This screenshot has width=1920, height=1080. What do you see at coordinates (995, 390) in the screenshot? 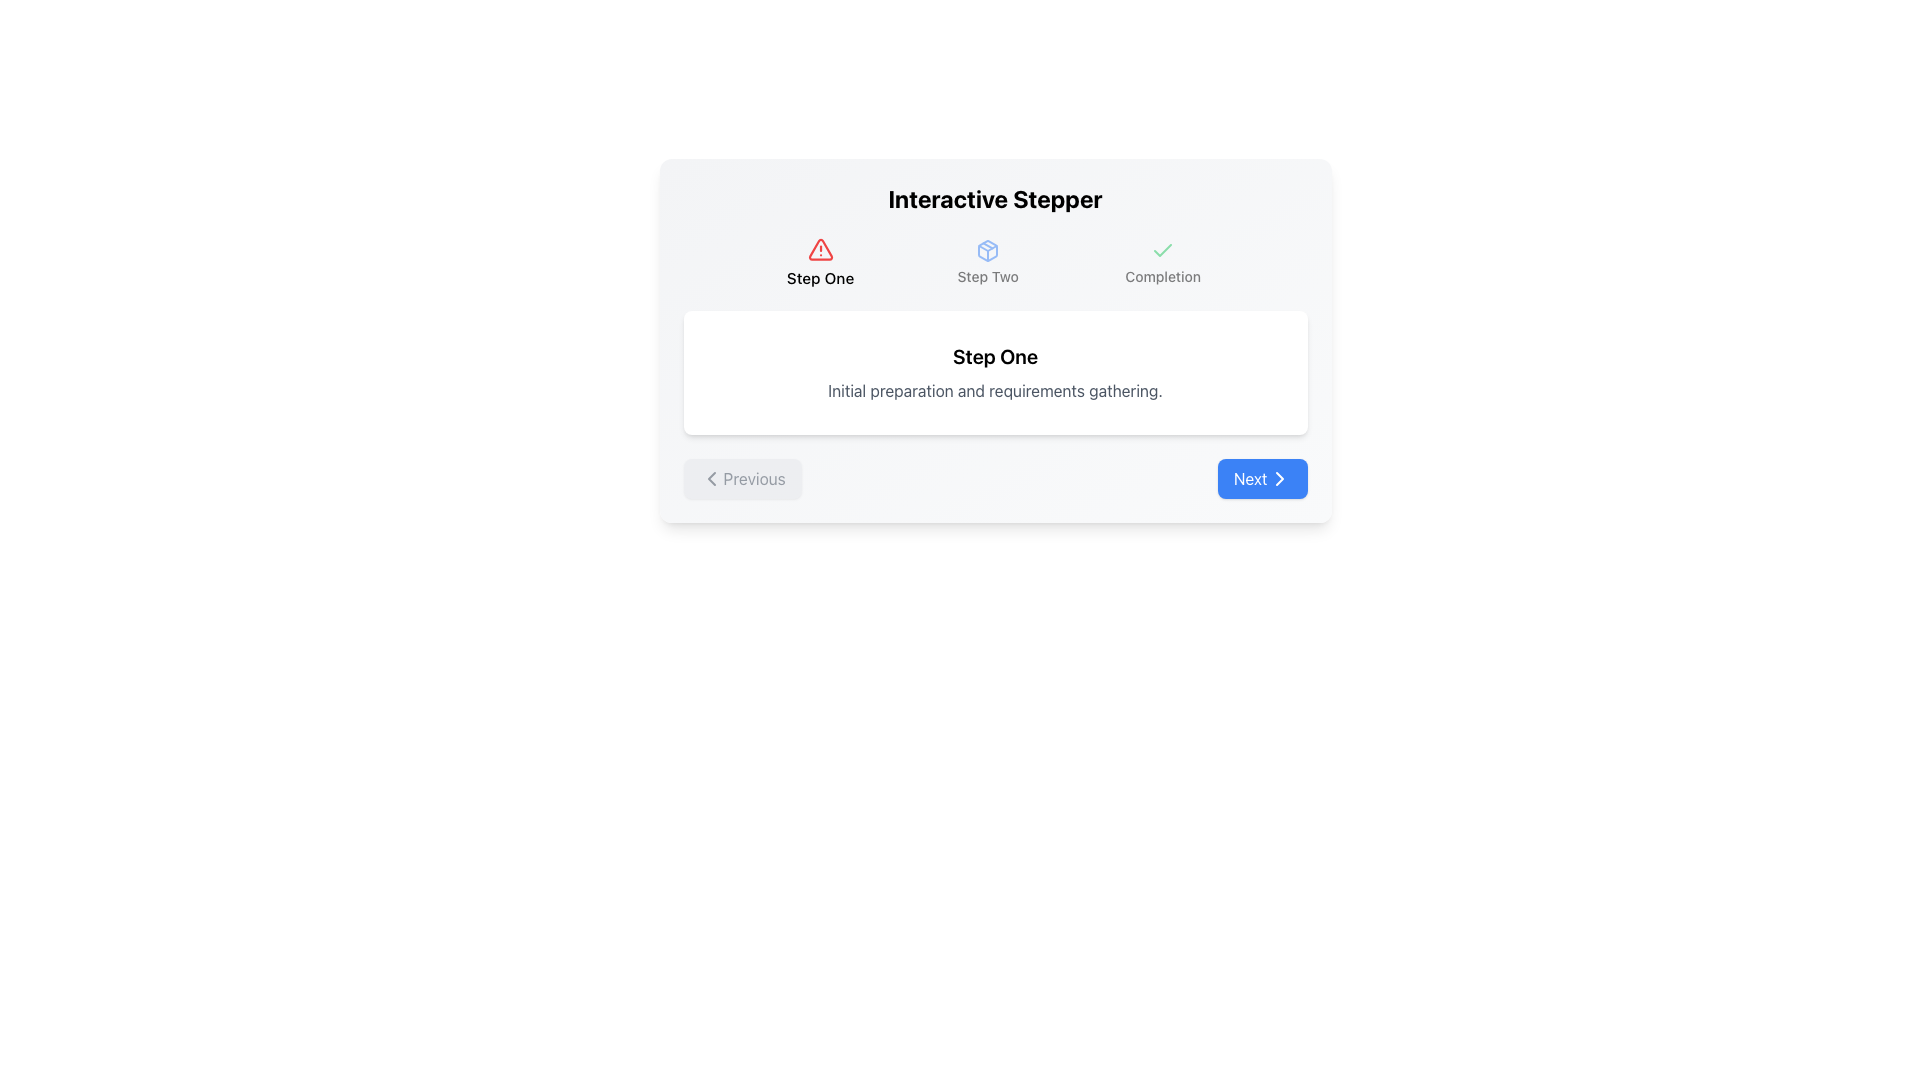
I see `the text label that reads 'Initial preparation and requirements gathering.' which is styled with a smaller font size and gray color, located directly under the title 'Step One.'` at bounding box center [995, 390].